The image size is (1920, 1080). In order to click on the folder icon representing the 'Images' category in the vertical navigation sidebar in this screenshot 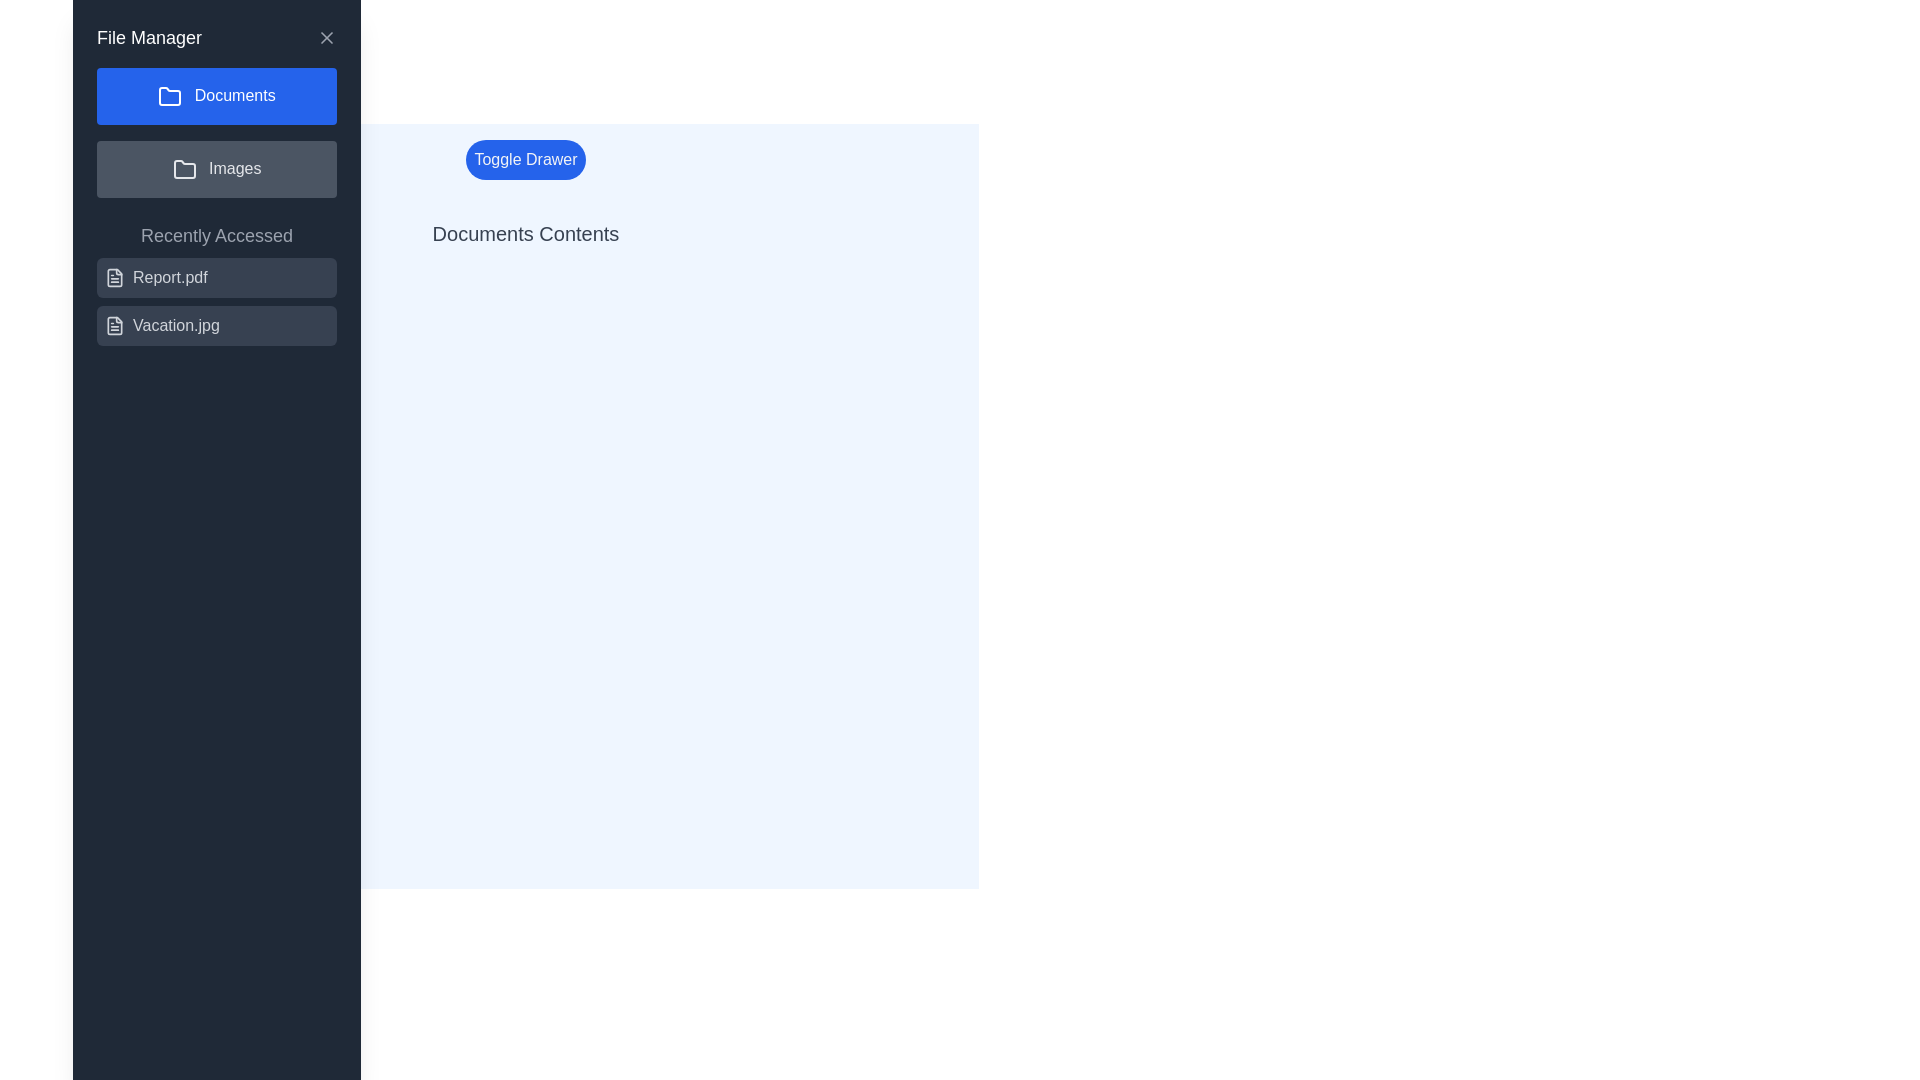, I will do `click(184, 168)`.